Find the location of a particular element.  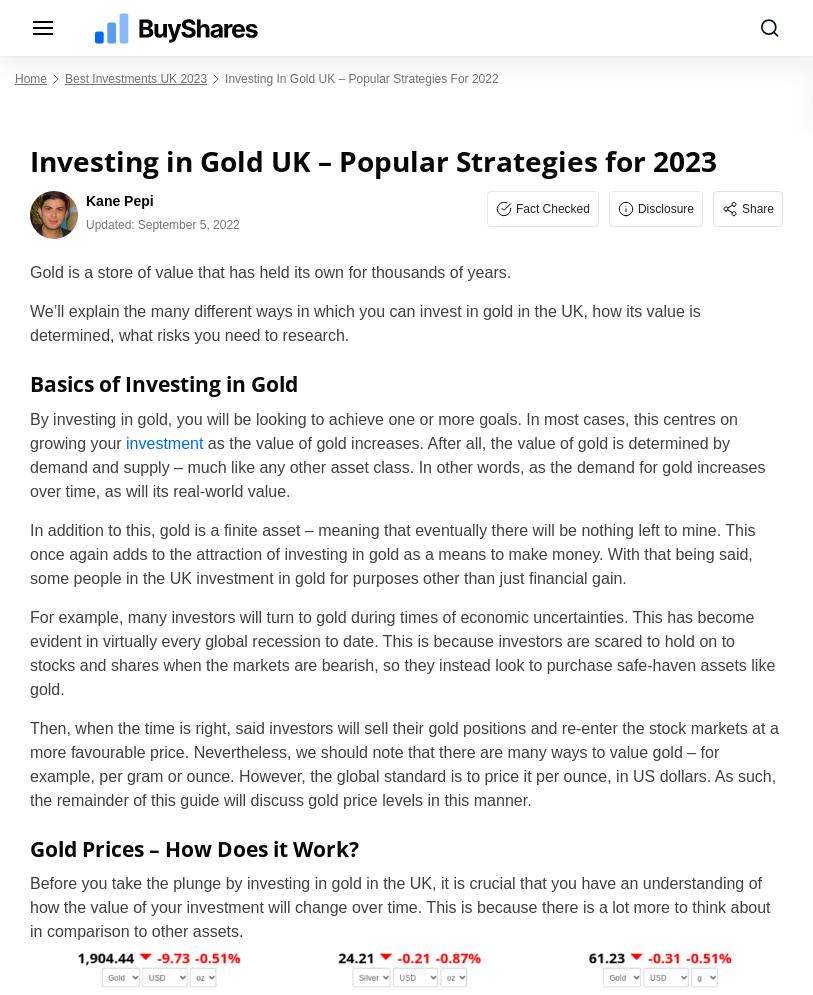

'Fact Checked' is located at coordinates (552, 208).